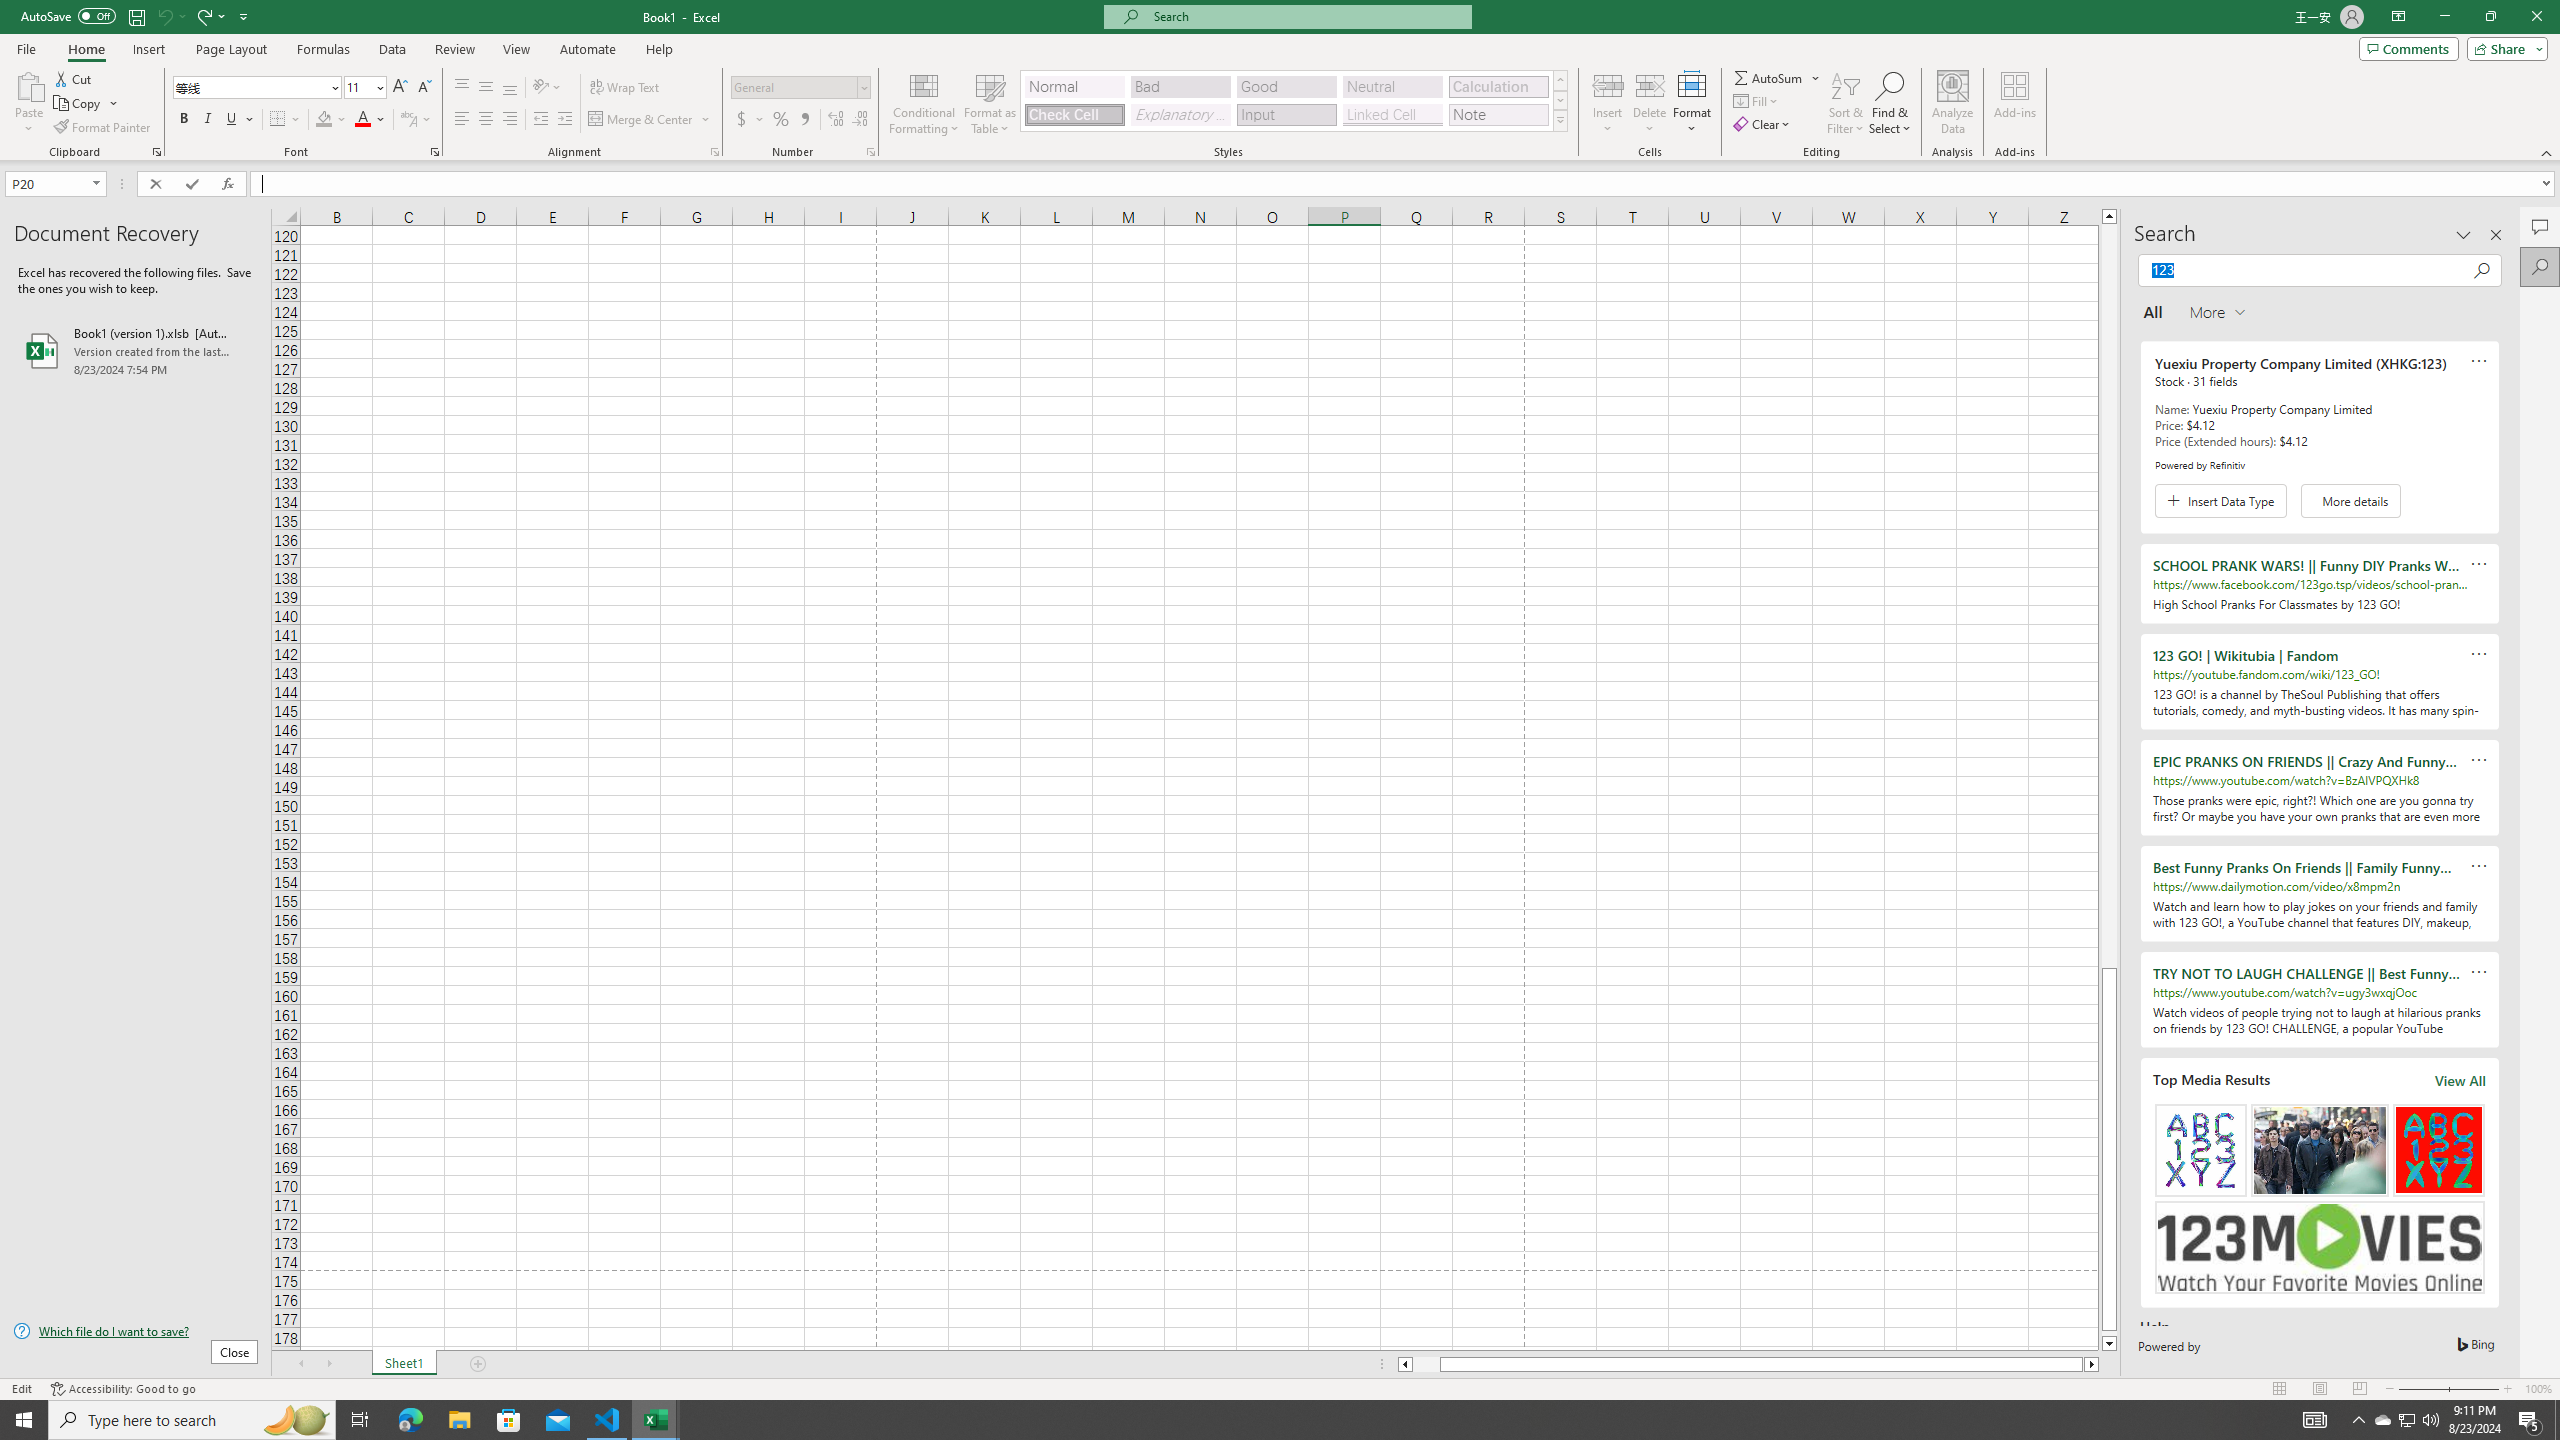  I want to click on 'Borders', so click(285, 118).